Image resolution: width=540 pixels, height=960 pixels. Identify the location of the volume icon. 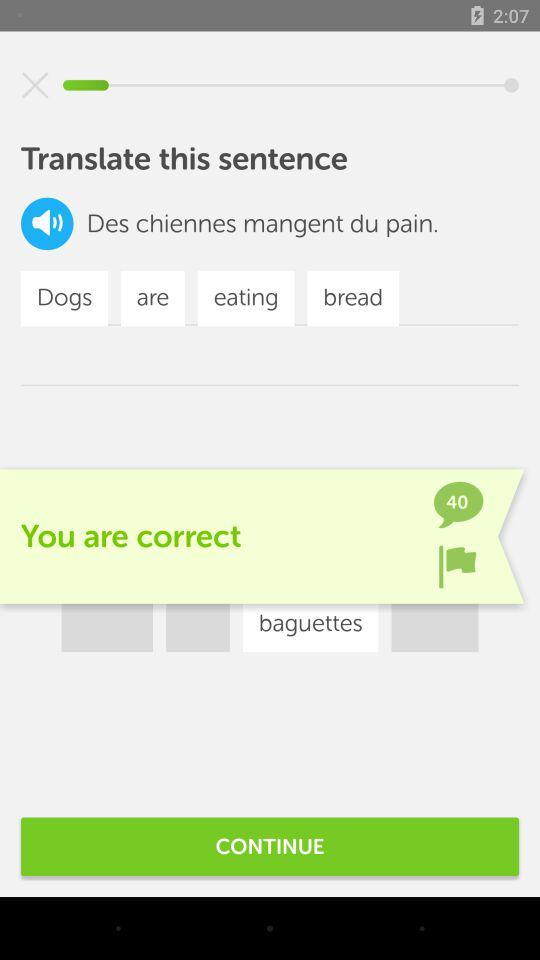
(47, 223).